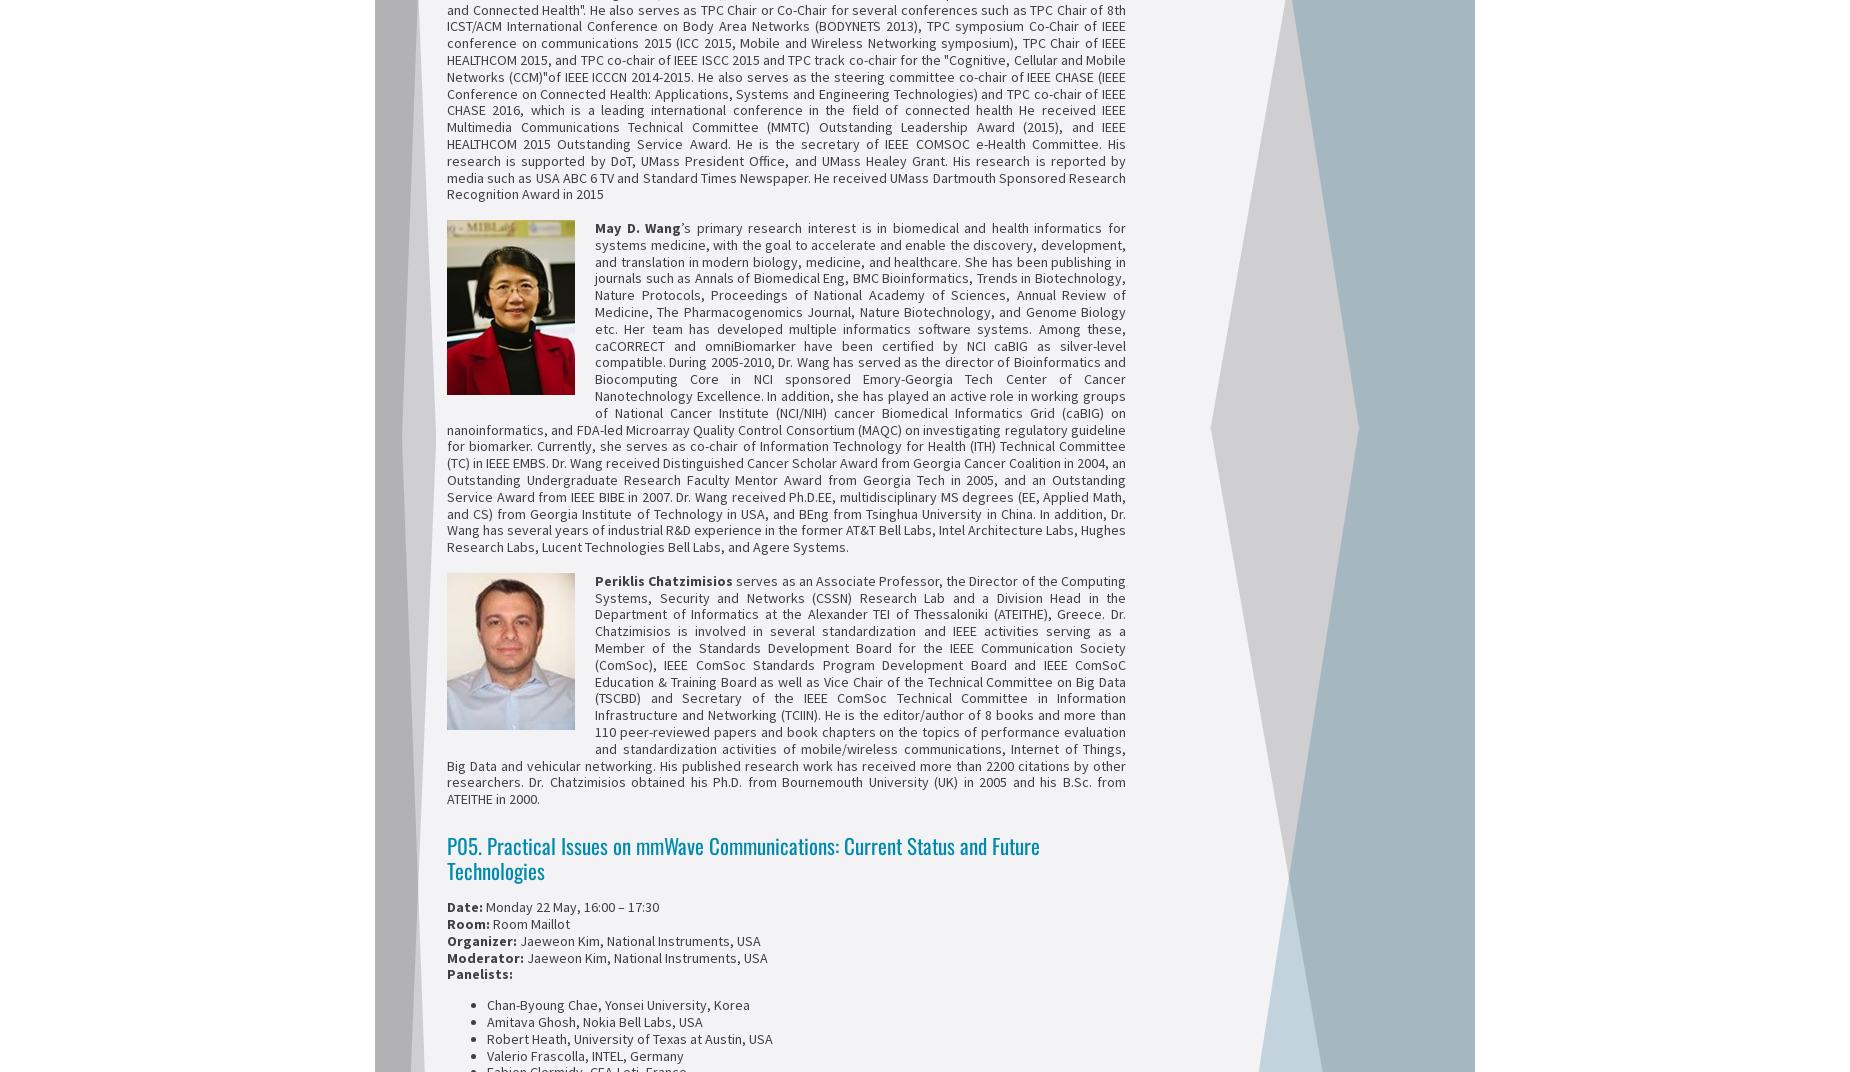 This screenshot has height=1072, width=1850. Describe the element at coordinates (743, 857) in the screenshot. I see `'P05. Practical Issues on mmWave Communications: Current Status and Future Technologies'` at that location.